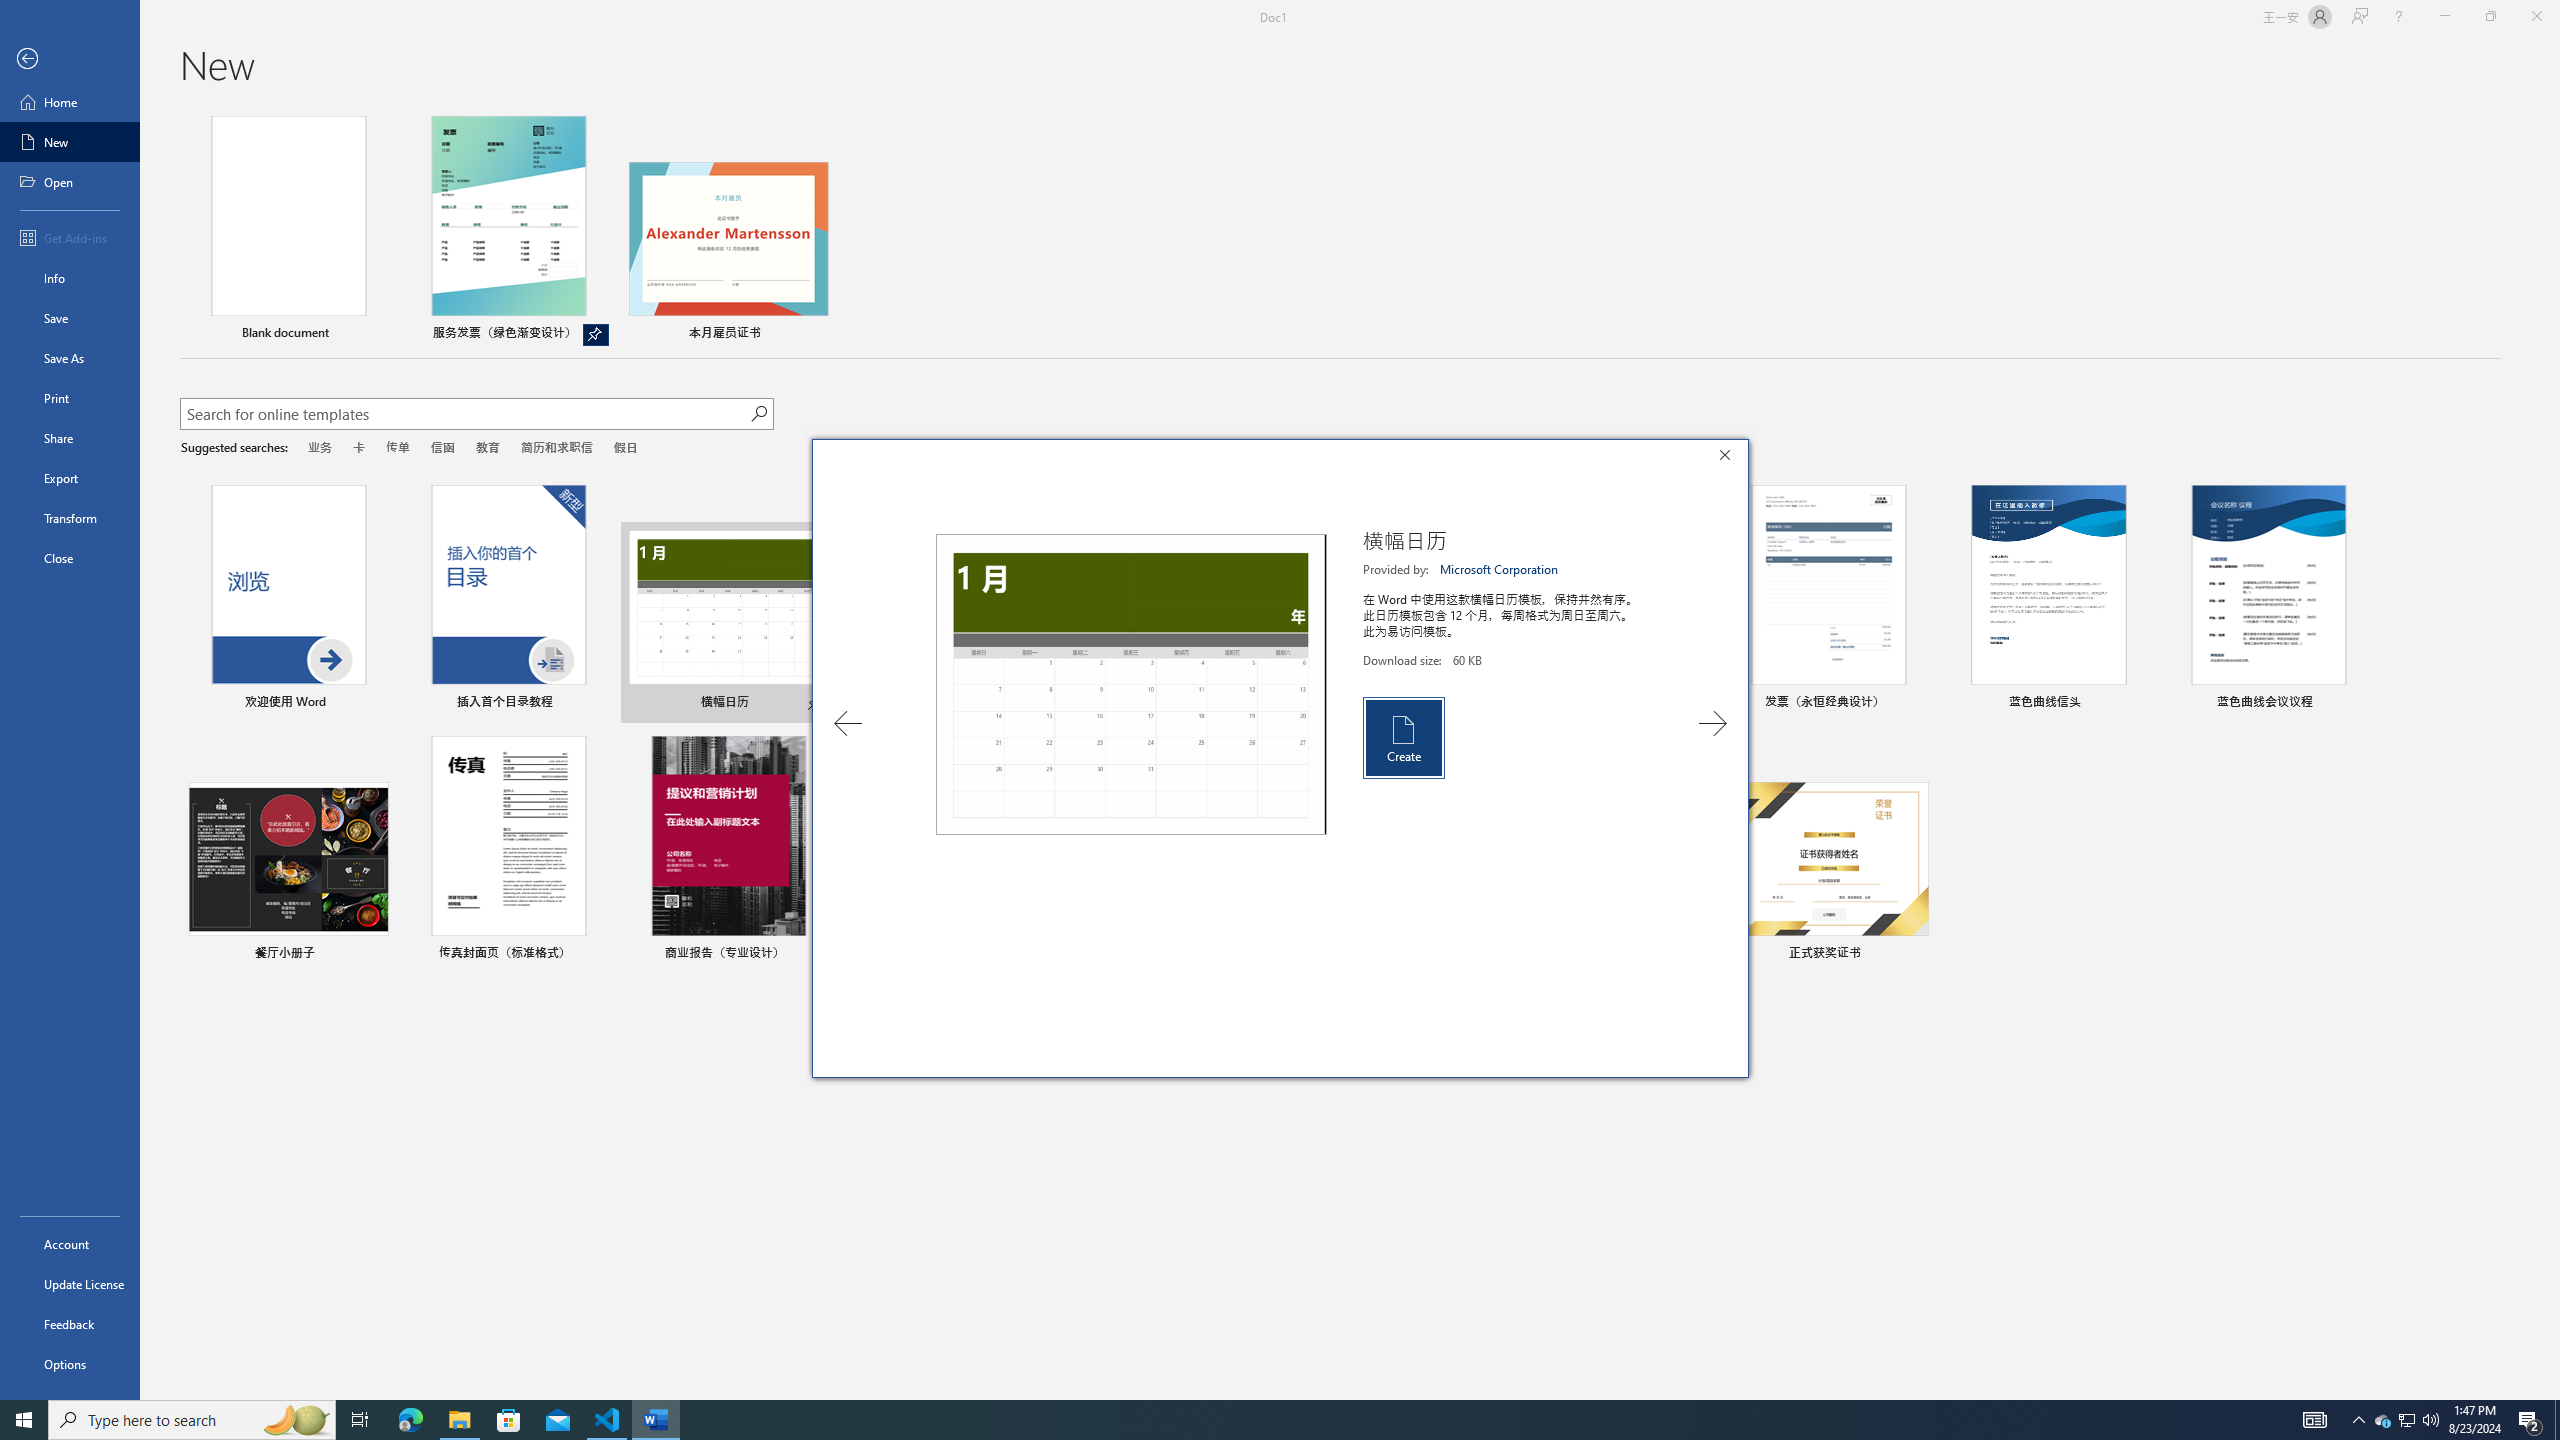 The width and height of the screenshot is (2560, 1440). What do you see at coordinates (1130, 683) in the screenshot?
I see `'Preview'` at bounding box center [1130, 683].